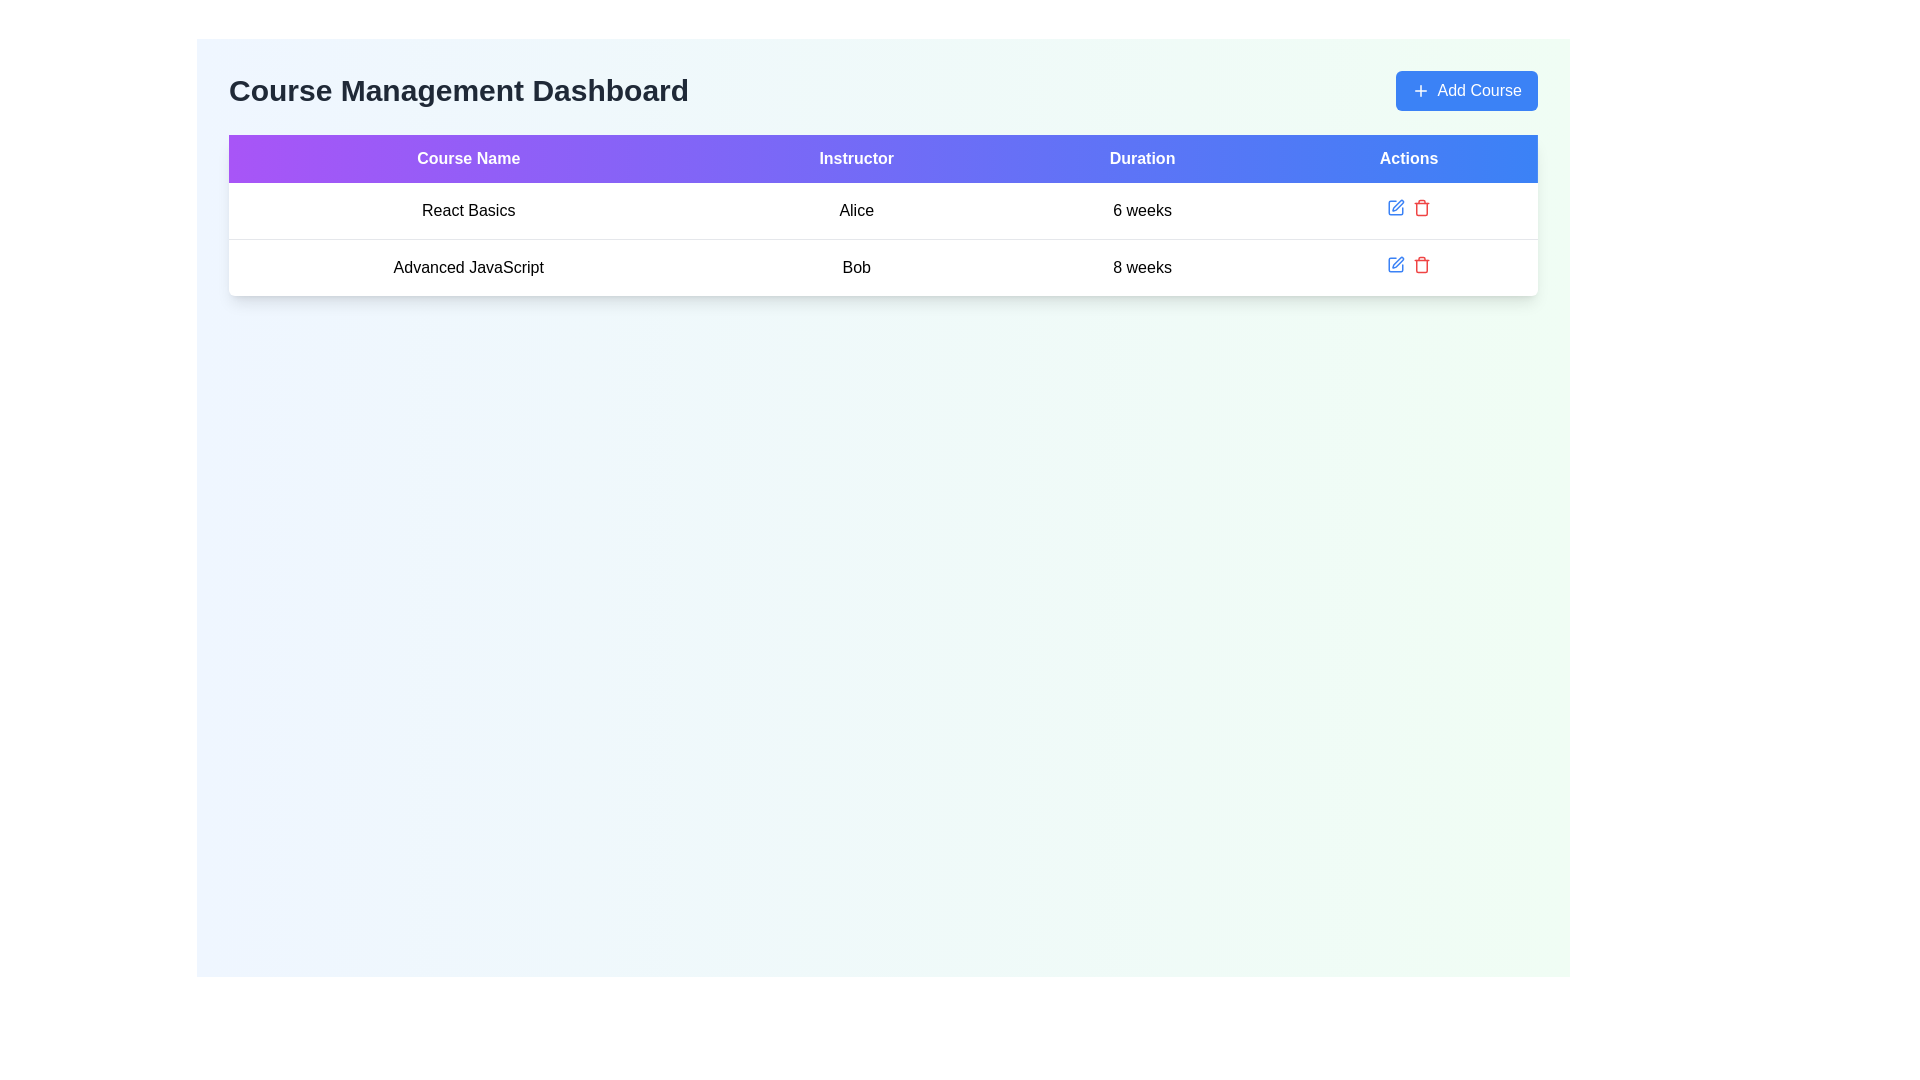 Image resolution: width=1920 pixels, height=1080 pixels. I want to click on the text element displaying the instructor's name for the course 'Advanced JavaScript', located in the second row of the table under the 'Instructor' column, so click(856, 266).